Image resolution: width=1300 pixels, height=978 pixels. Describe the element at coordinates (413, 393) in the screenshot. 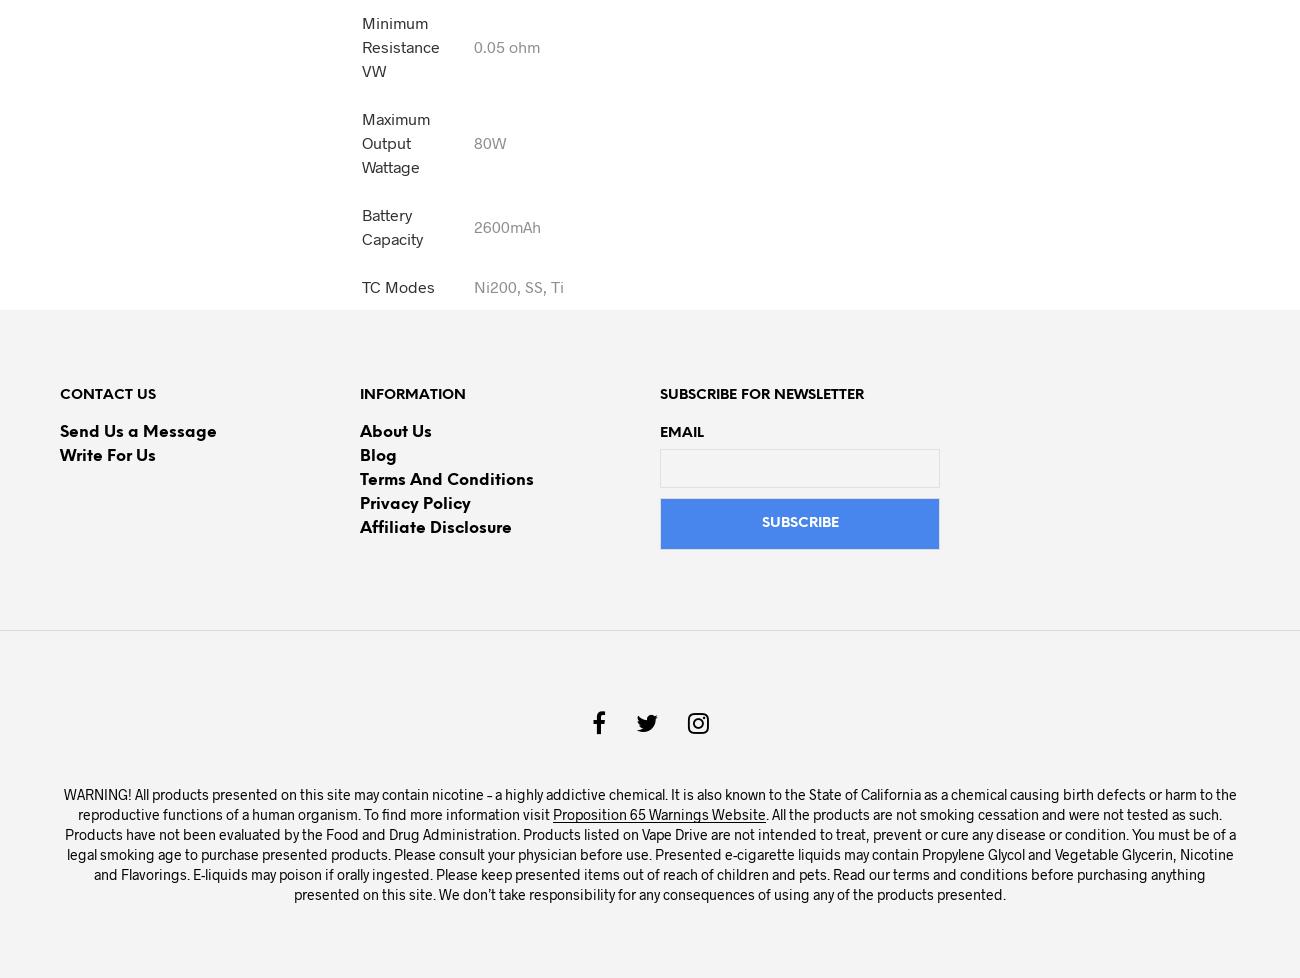

I see `'Information'` at that location.